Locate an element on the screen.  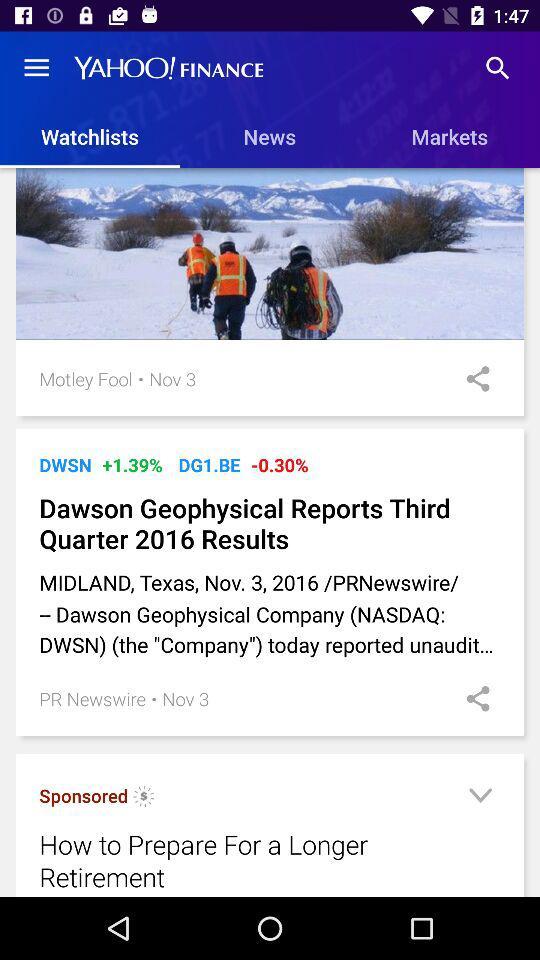
the icon above dawson geophysical reports icon is located at coordinates (278, 465).